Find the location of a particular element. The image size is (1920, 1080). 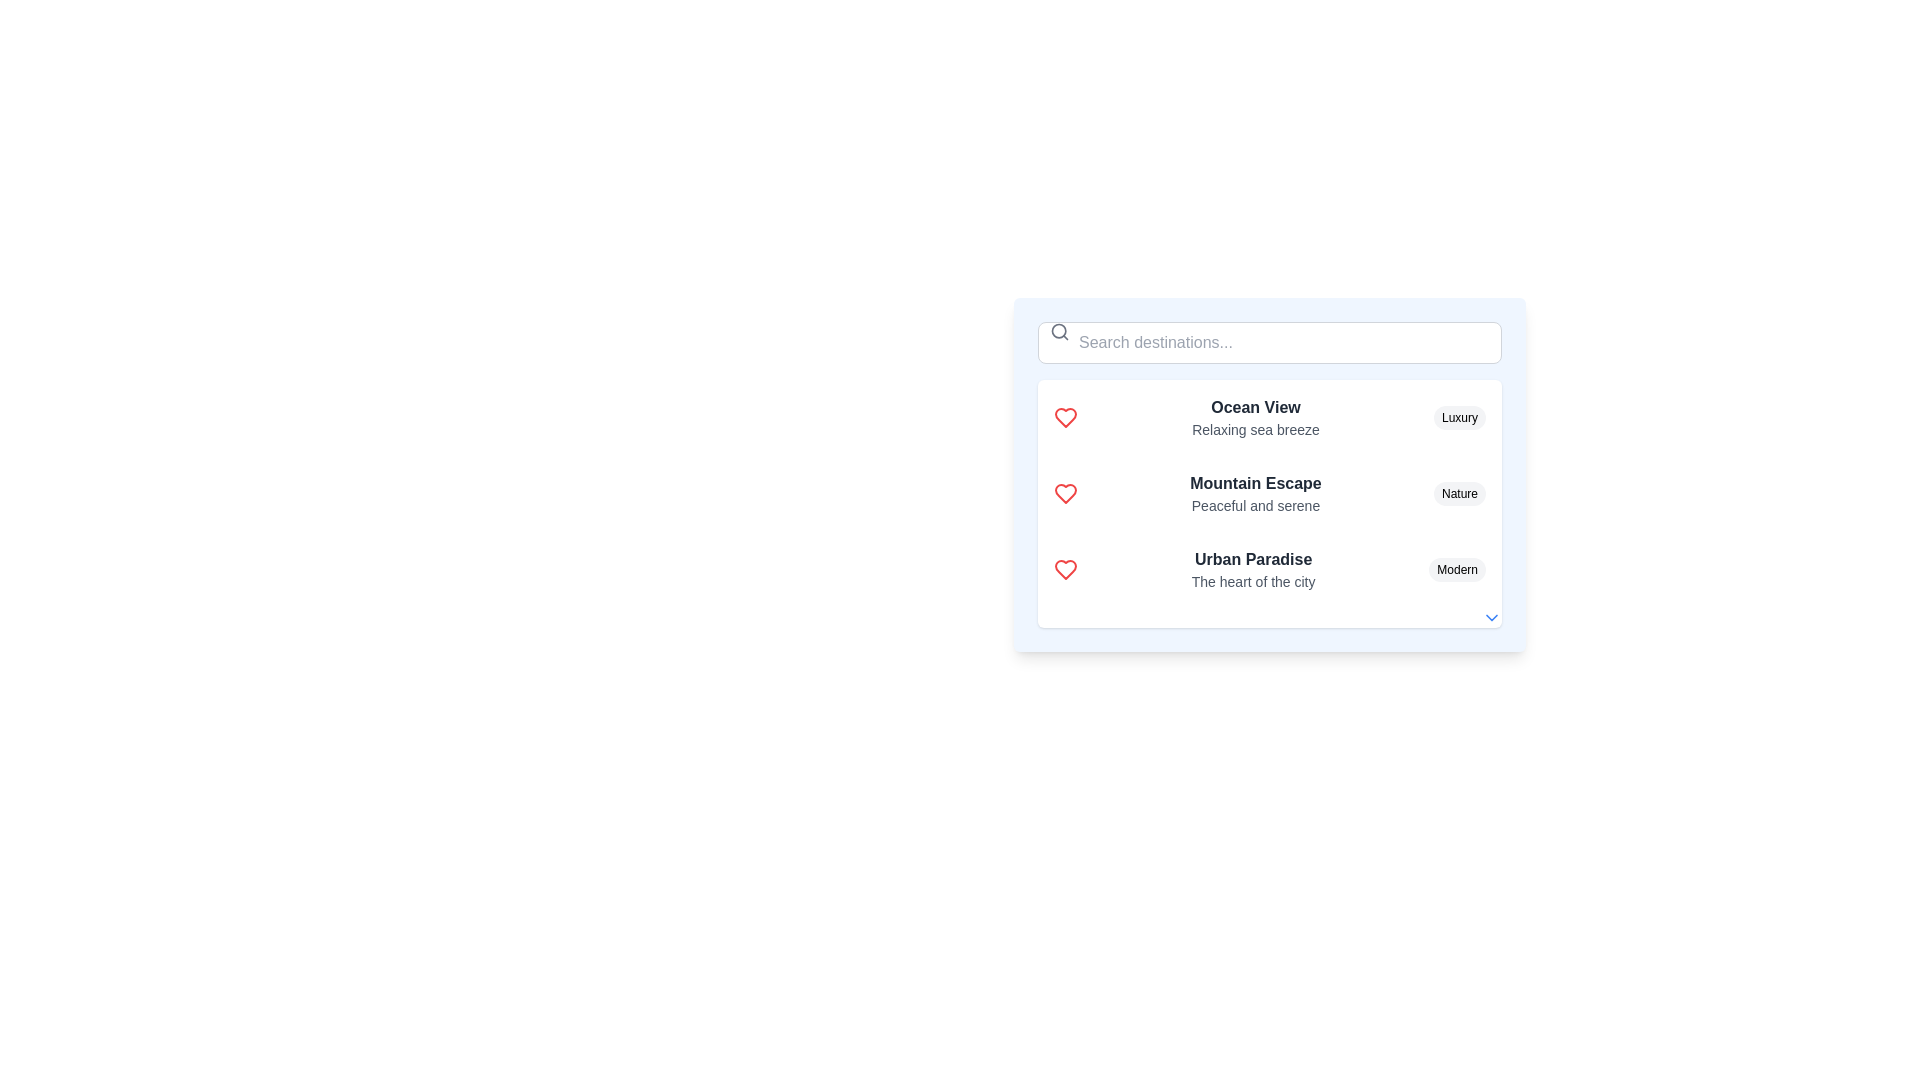

the first list item labeled 'Ocean View' featuring a heart icon, a bold title, a subtitle, and a 'Luxury' tag is located at coordinates (1269, 416).